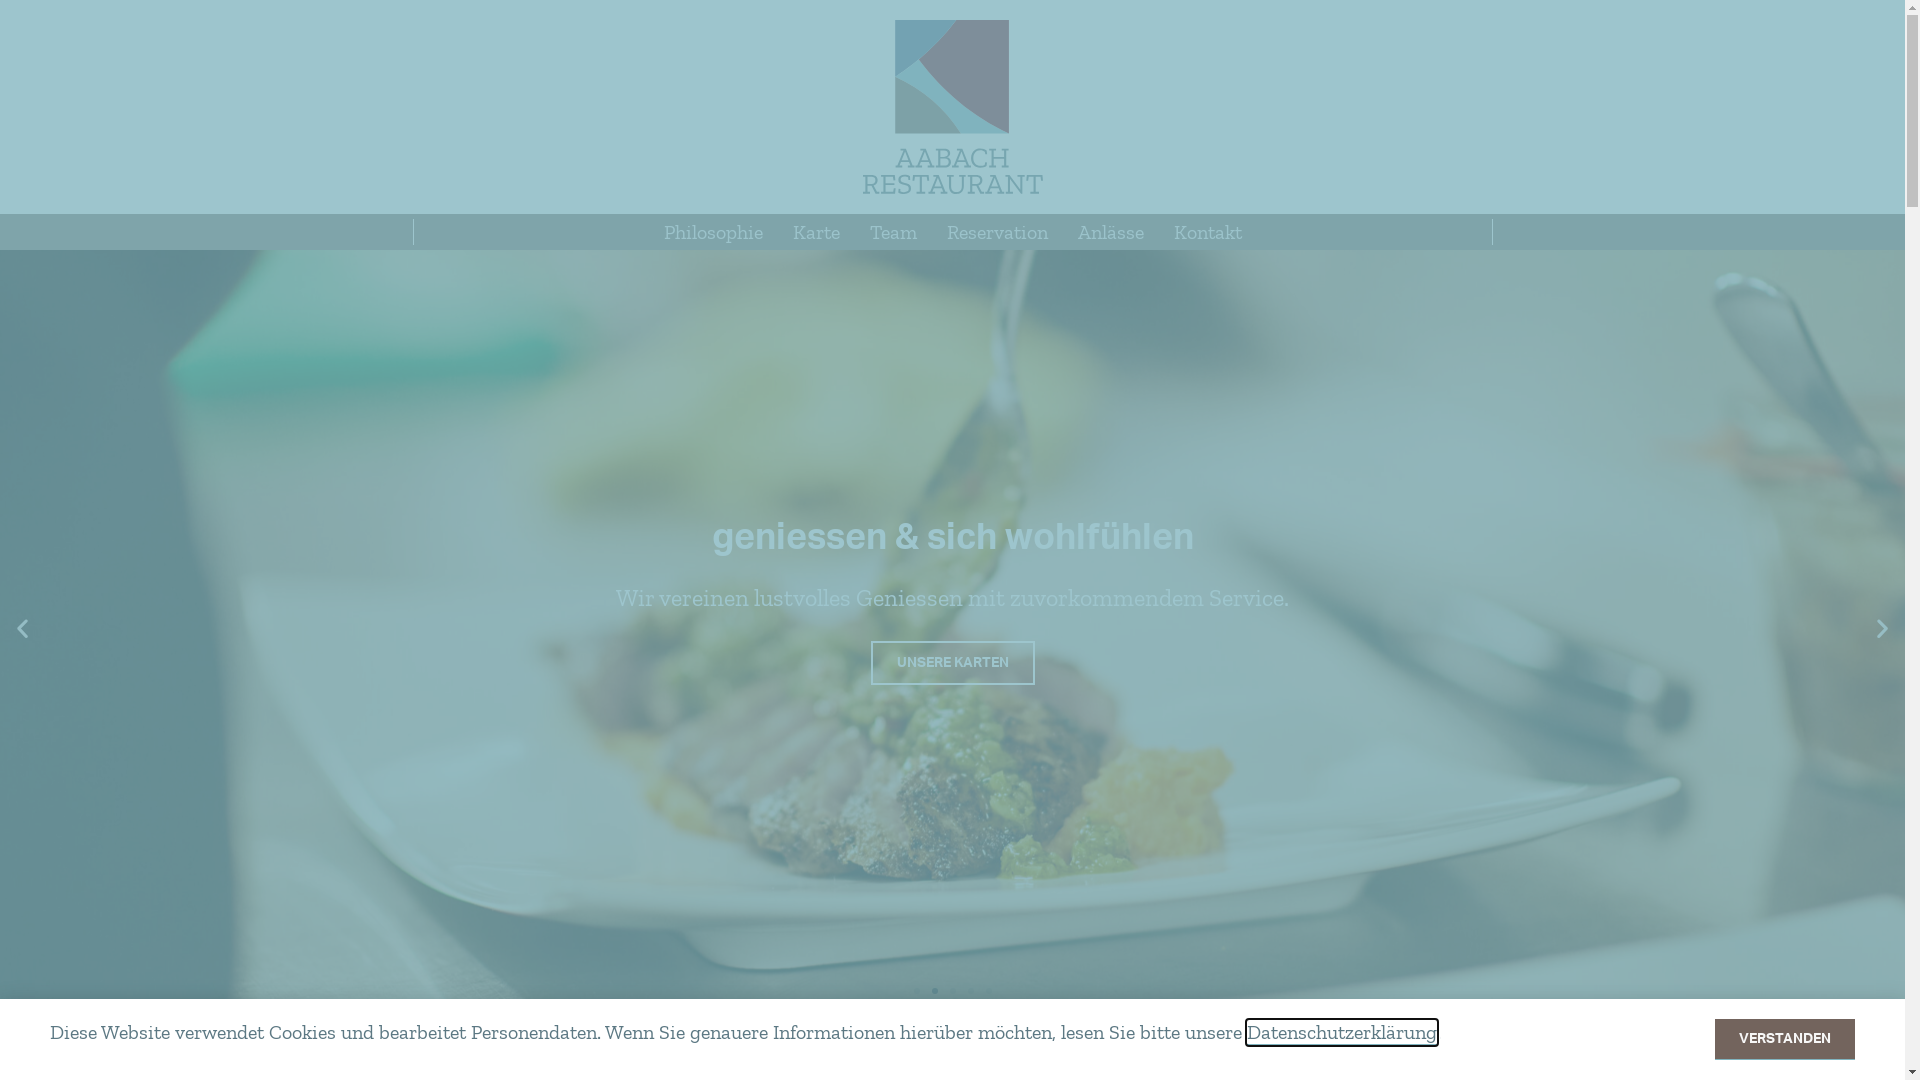  I want to click on 'VERSTANDEN', so click(1785, 1038).